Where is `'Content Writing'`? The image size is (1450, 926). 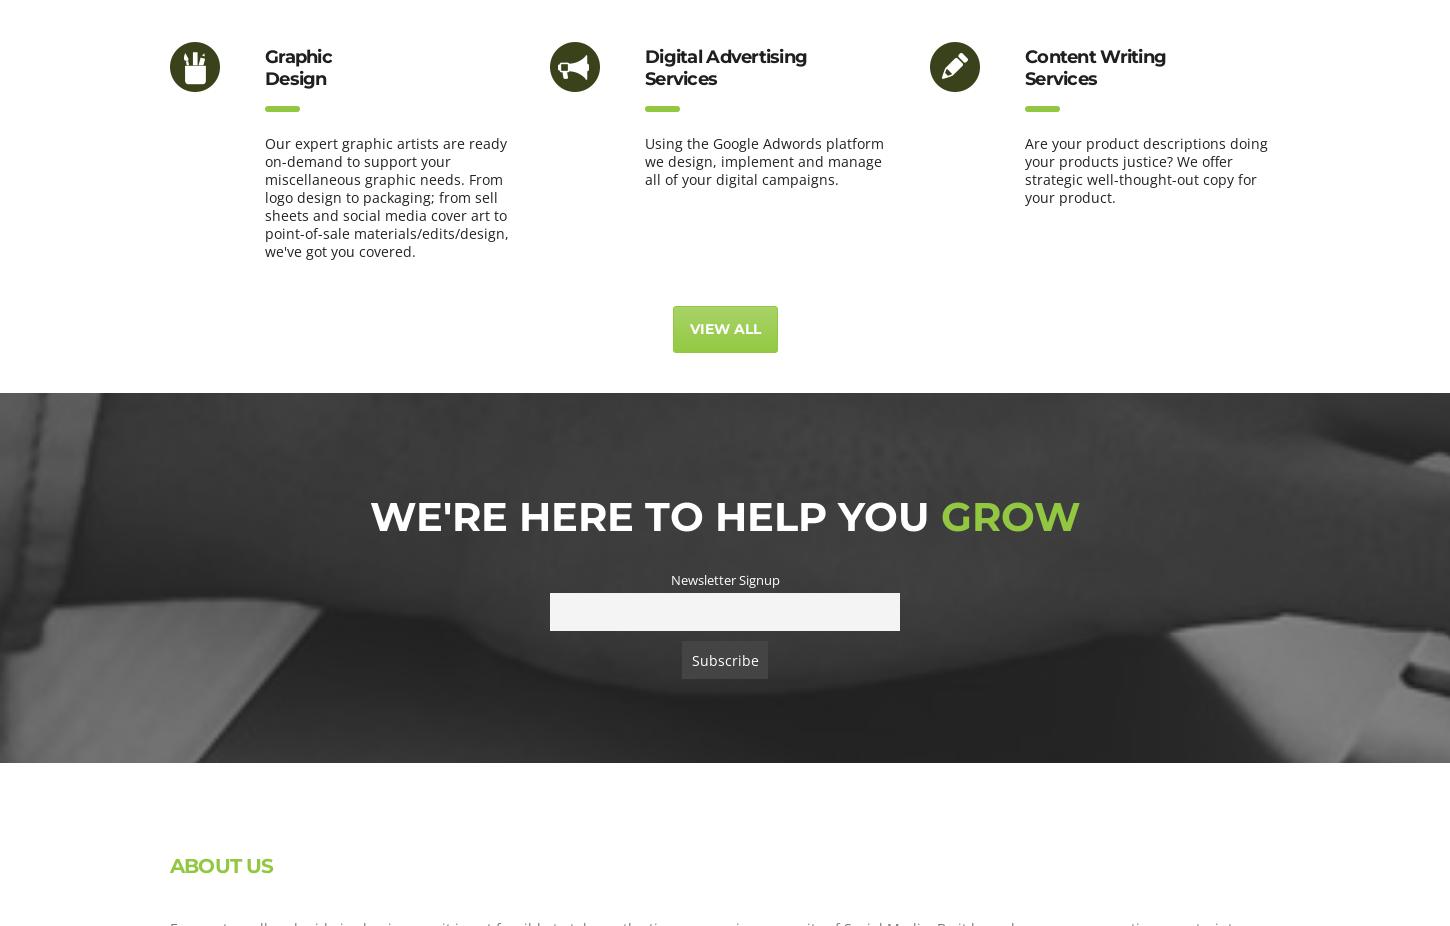 'Content Writing' is located at coordinates (1025, 56).